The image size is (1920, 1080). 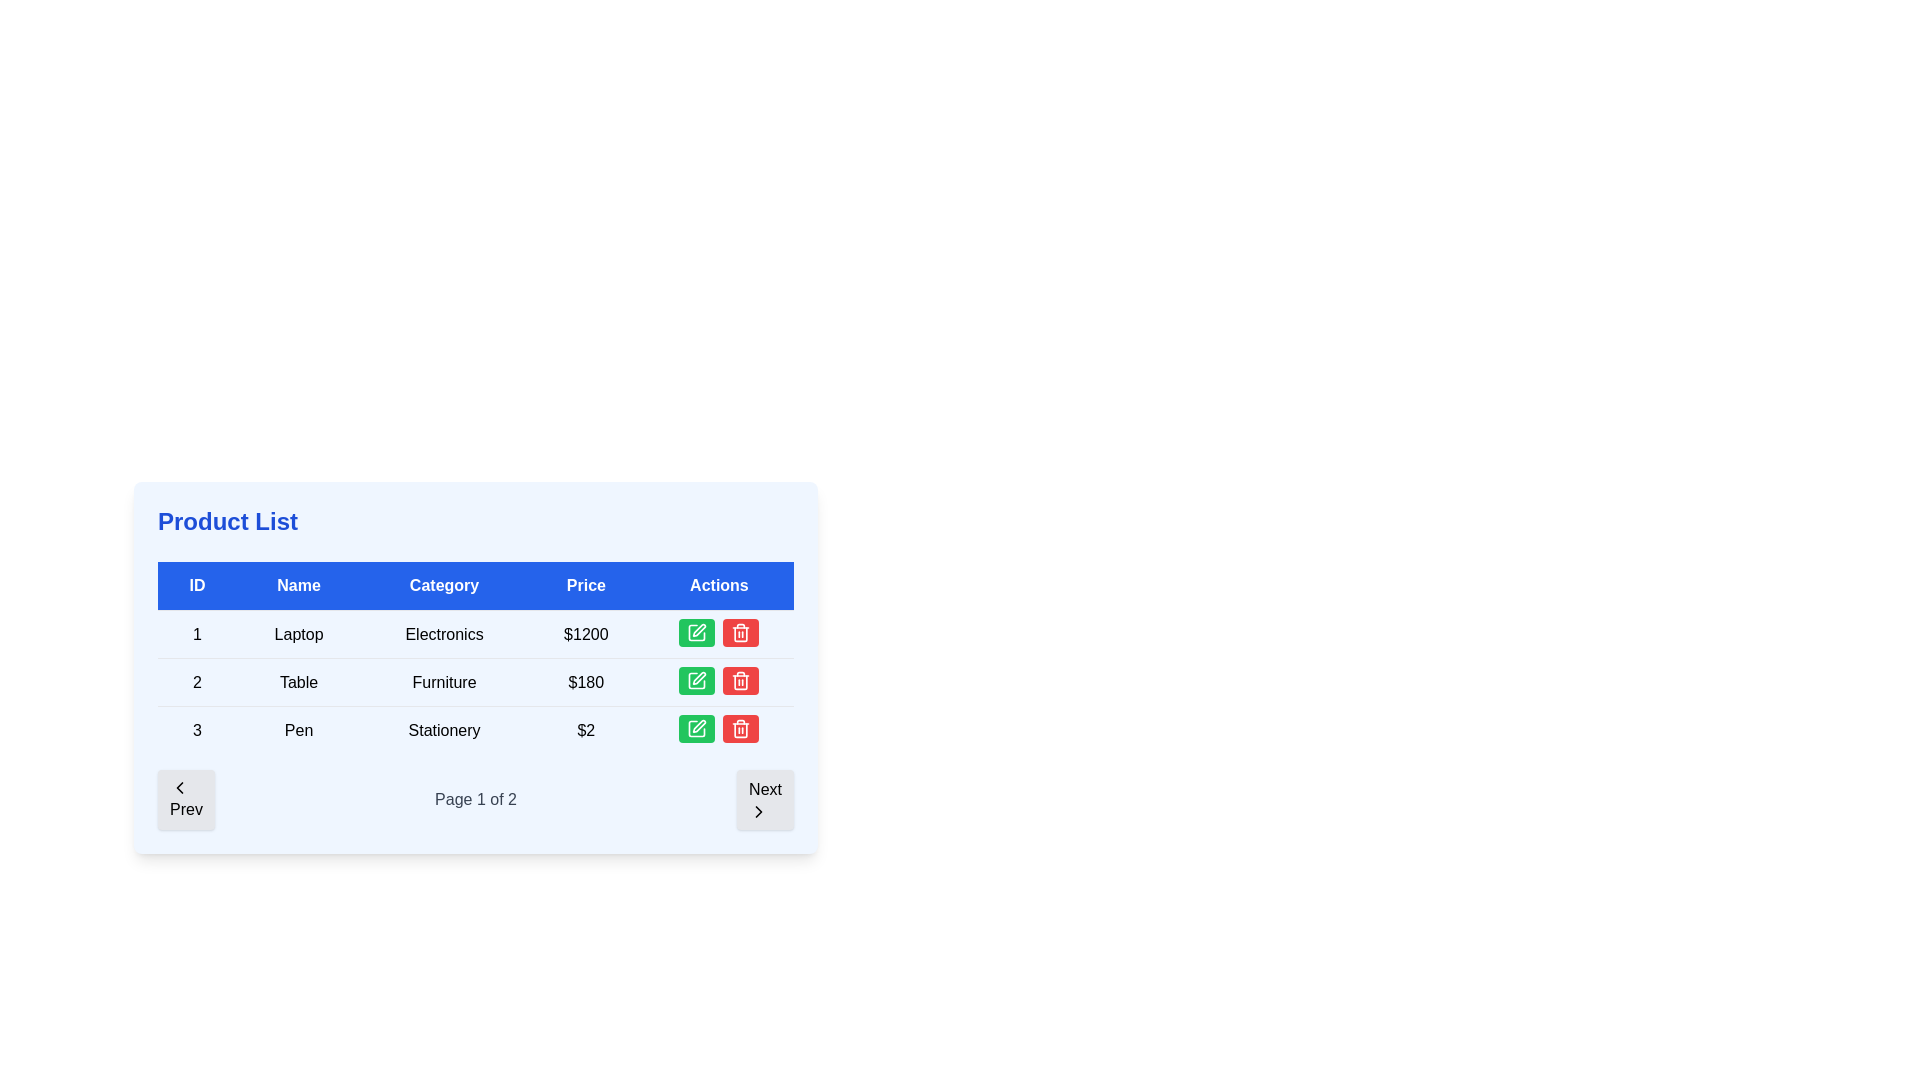 What do you see at coordinates (719, 634) in the screenshot?
I see `the green edit button with a pen icon located in the 'Actions' column of the first row of the product list, next to the price $1200` at bounding box center [719, 634].